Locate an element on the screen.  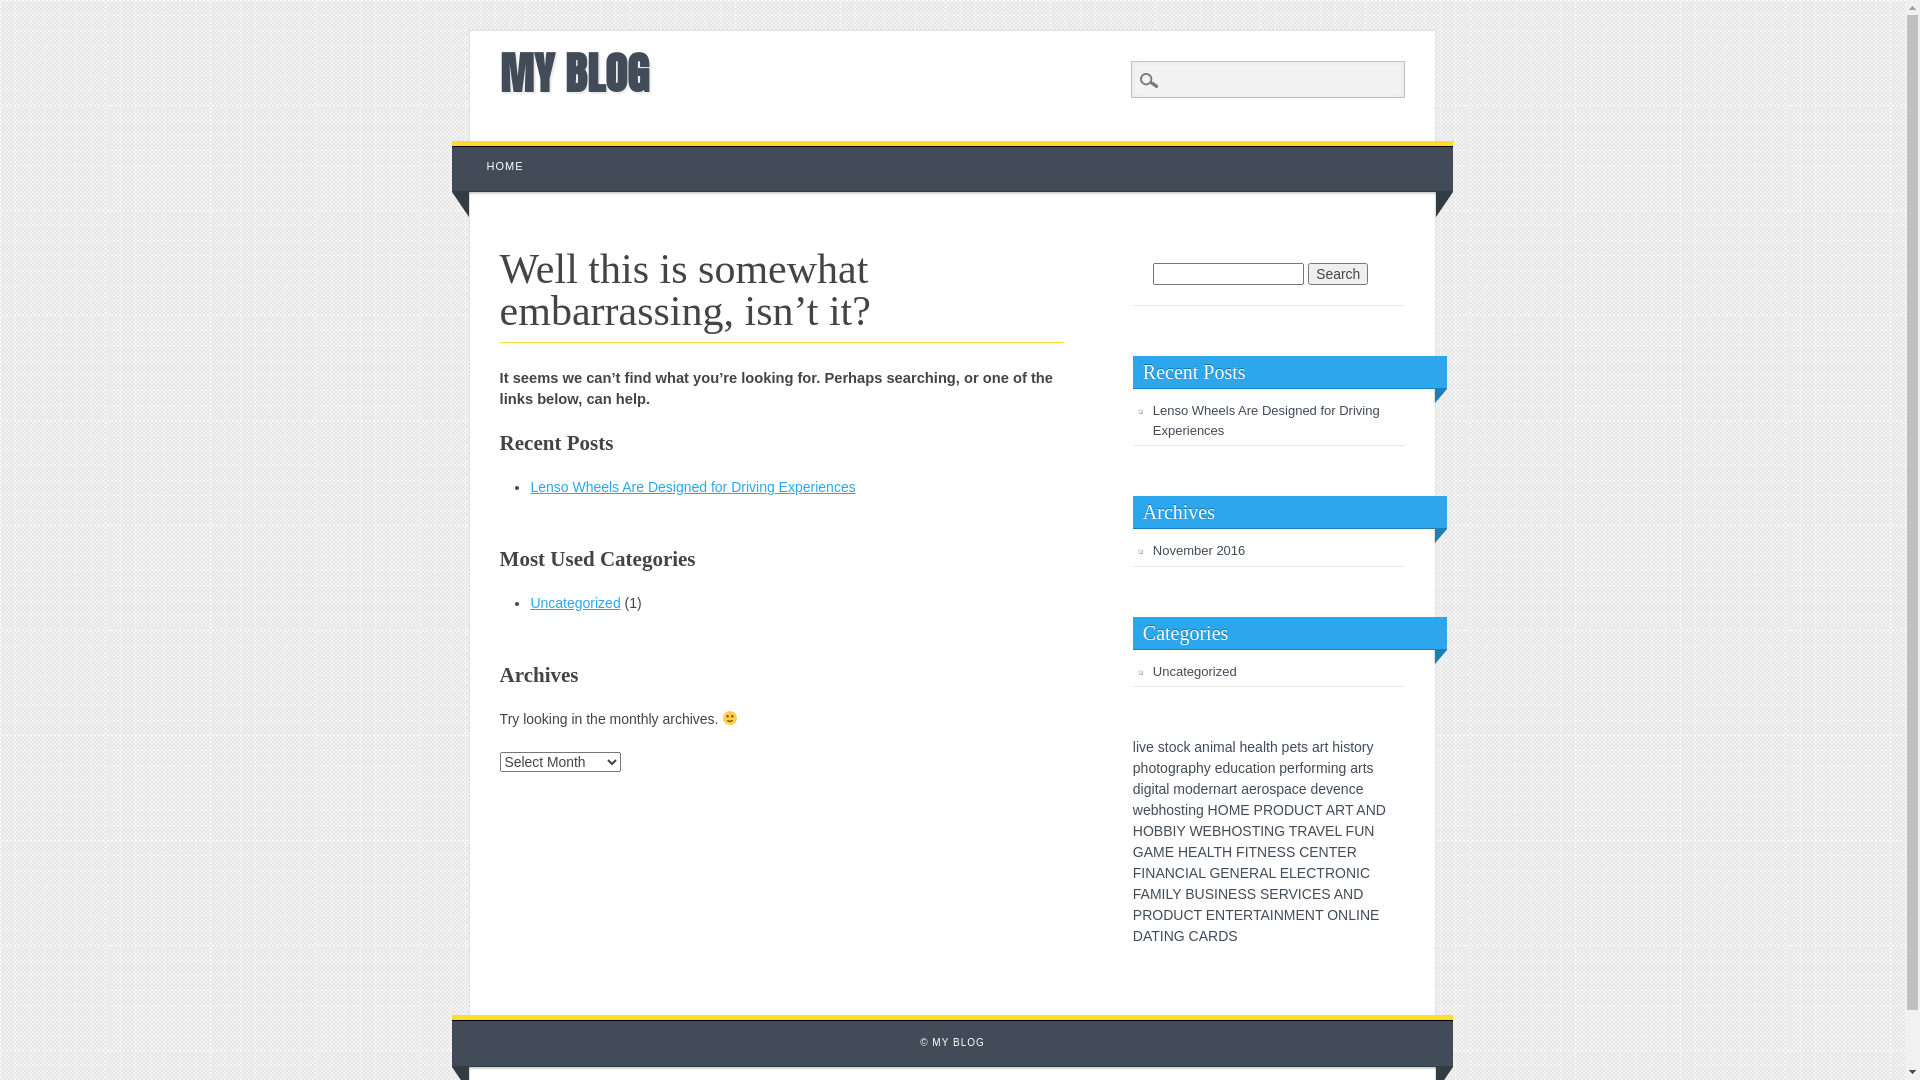
'I' is located at coordinates (1300, 893).